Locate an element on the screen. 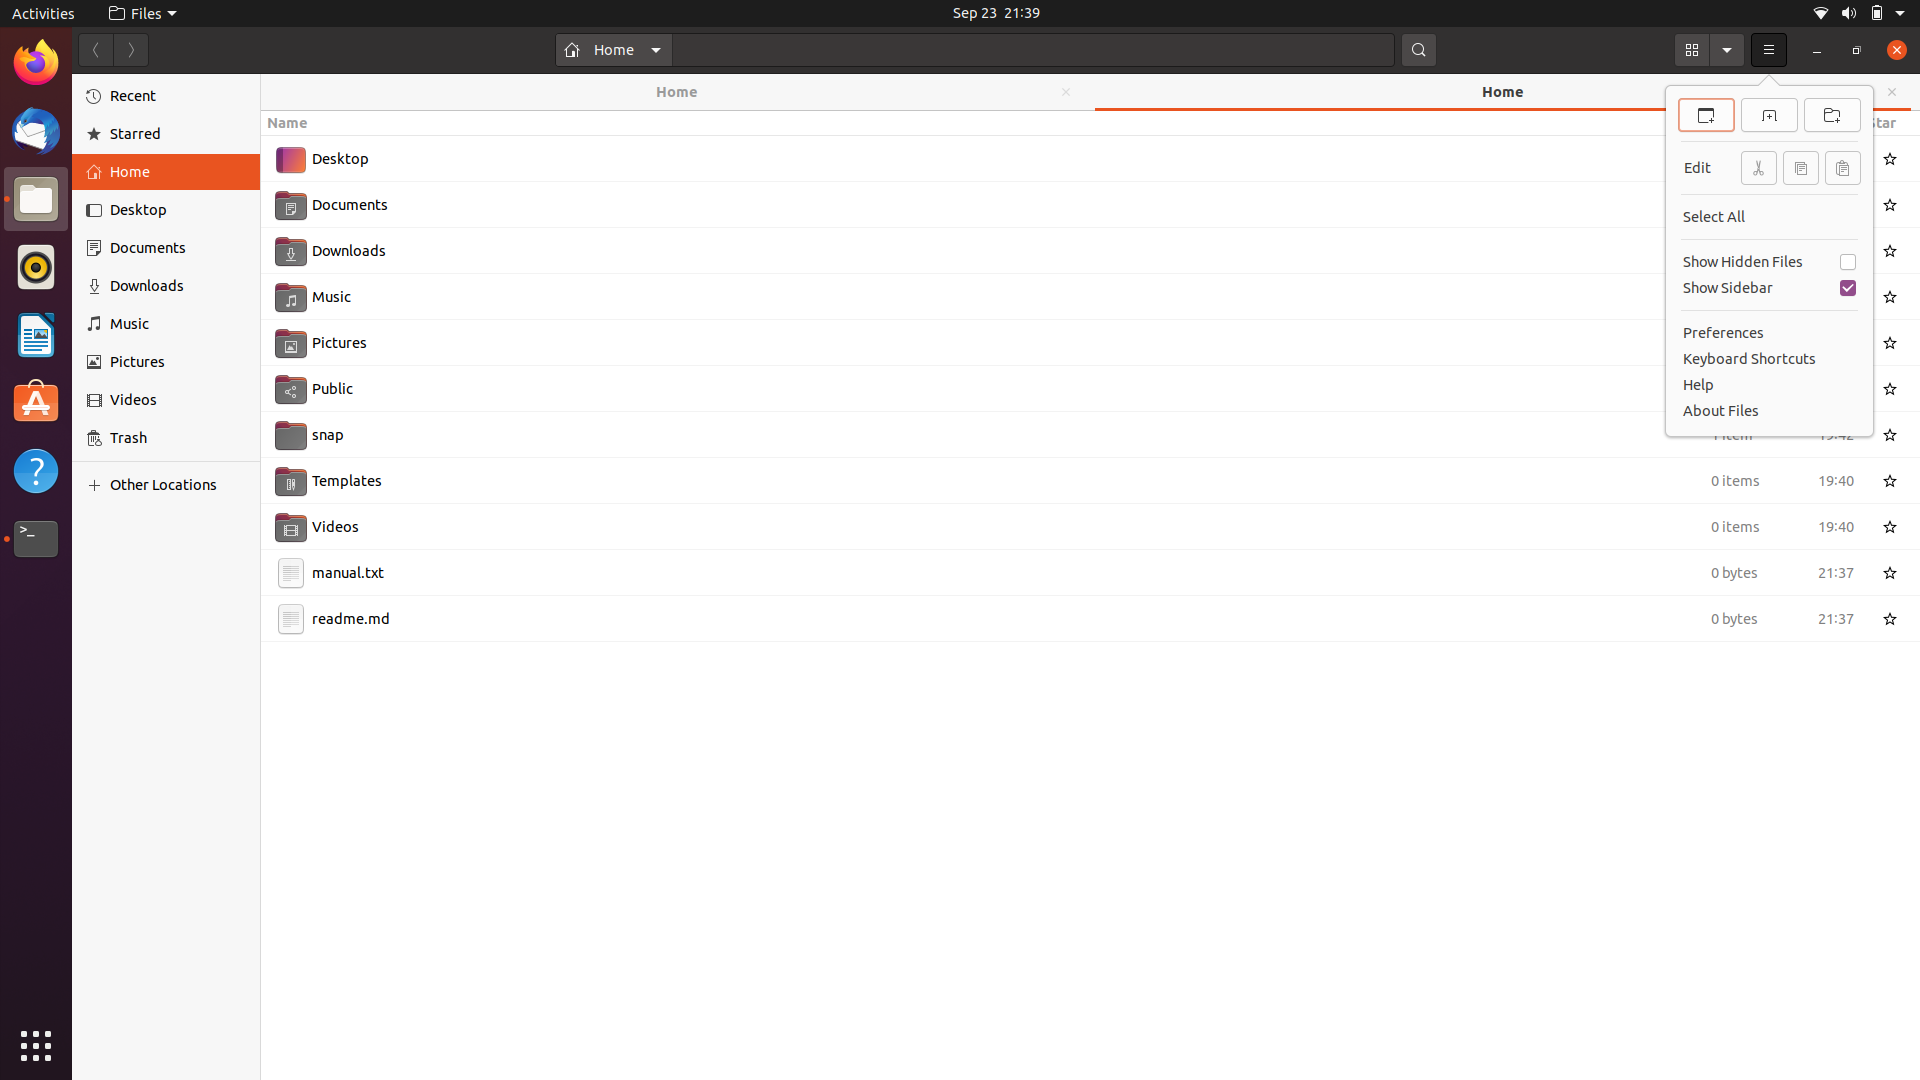 The image size is (1920, 1080). the "first option in the menu using keyboard is located at coordinates (1769, 49).